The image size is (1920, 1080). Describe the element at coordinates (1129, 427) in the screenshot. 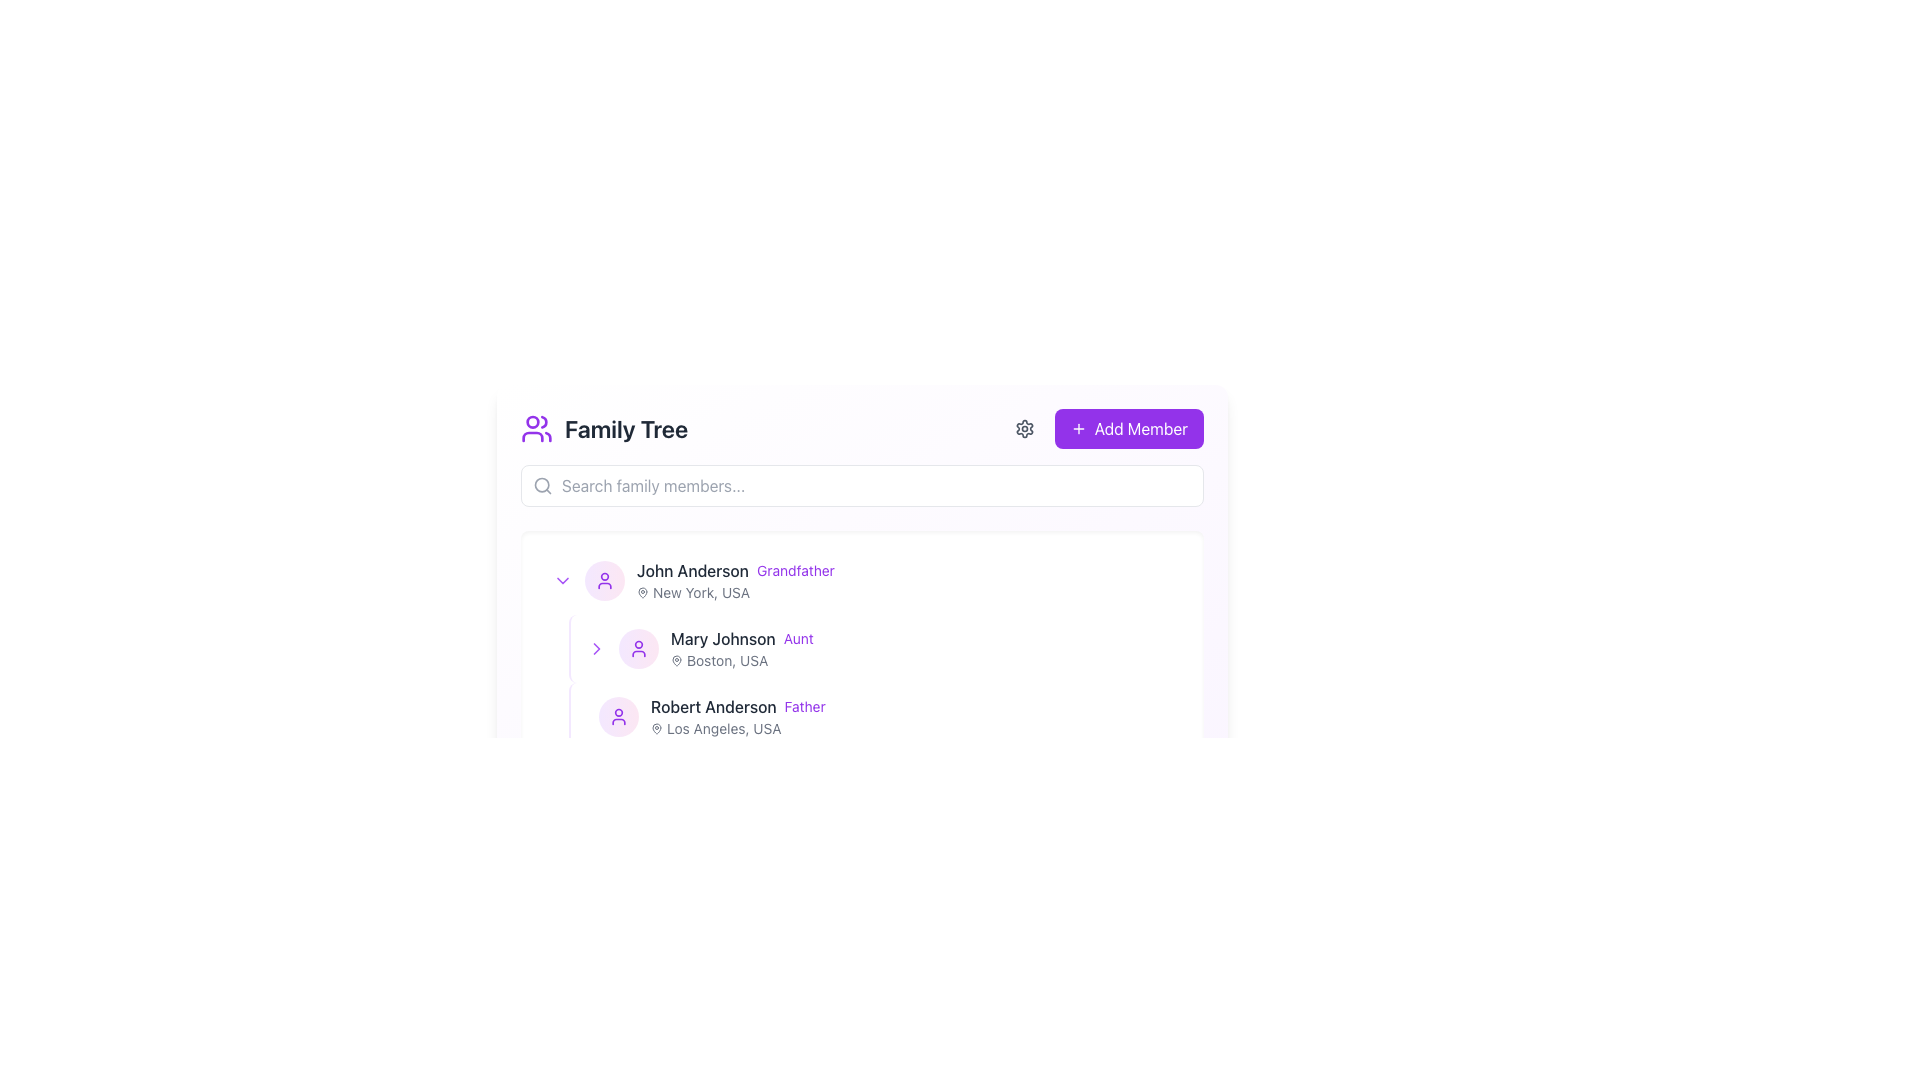

I see `the 'Add Member' button located in the top-right corner of the interface` at that location.